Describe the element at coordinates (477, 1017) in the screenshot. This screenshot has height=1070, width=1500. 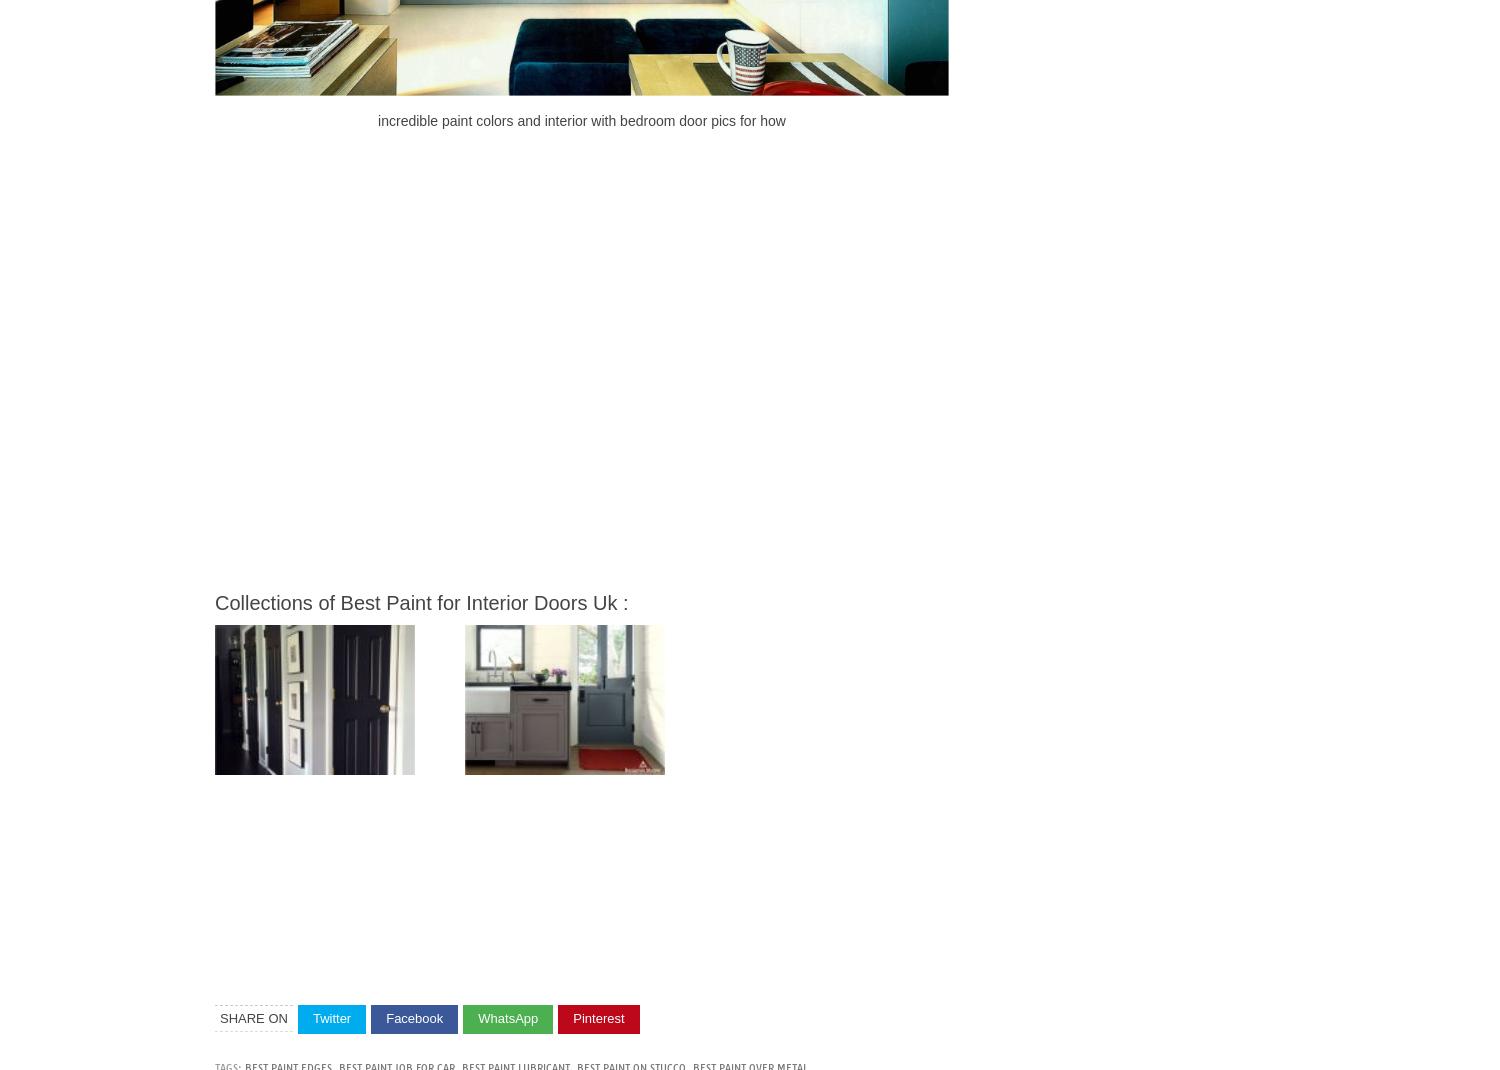
I see `'WhatsApp'` at that location.